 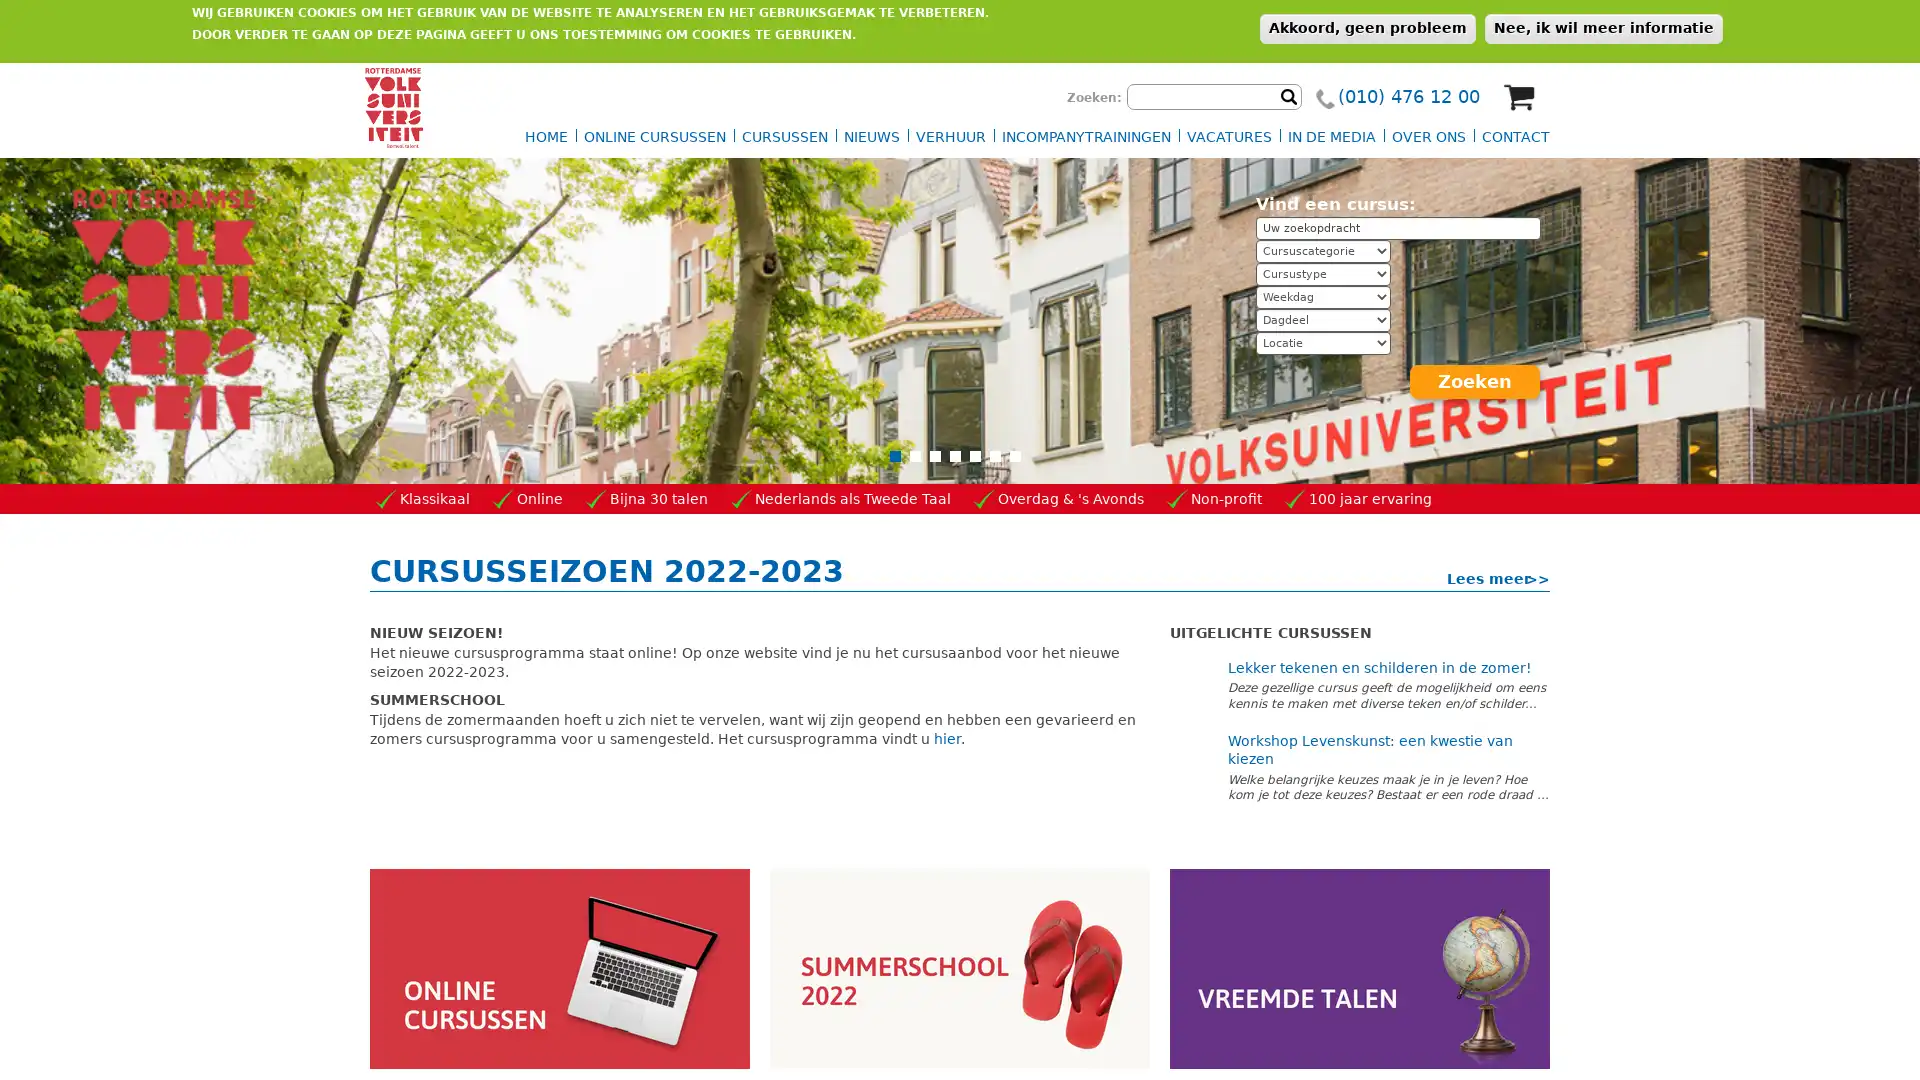 I want to click on Nee, ik wil meer informatie, so click(x=1603, y=28).